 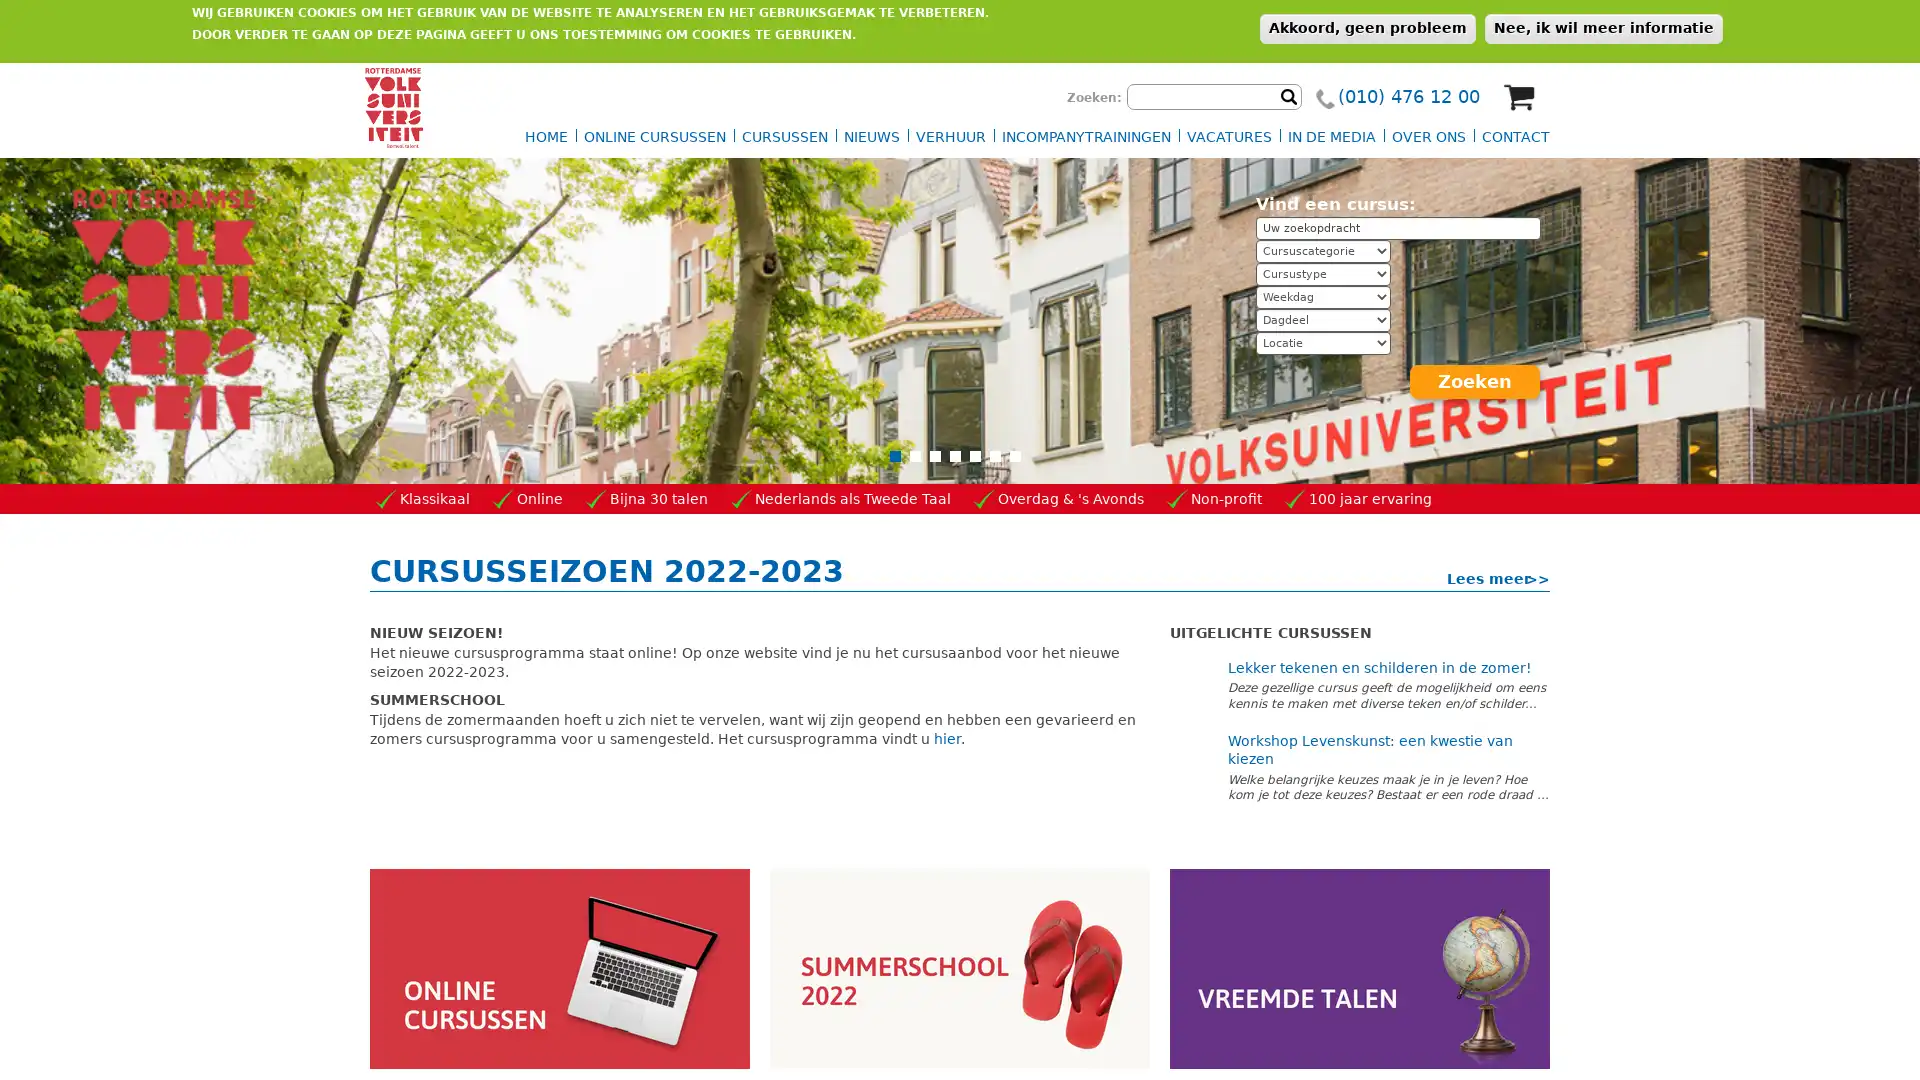 I want to click on Nee, ik wil meer informatie, so click(x=1603, y=28).